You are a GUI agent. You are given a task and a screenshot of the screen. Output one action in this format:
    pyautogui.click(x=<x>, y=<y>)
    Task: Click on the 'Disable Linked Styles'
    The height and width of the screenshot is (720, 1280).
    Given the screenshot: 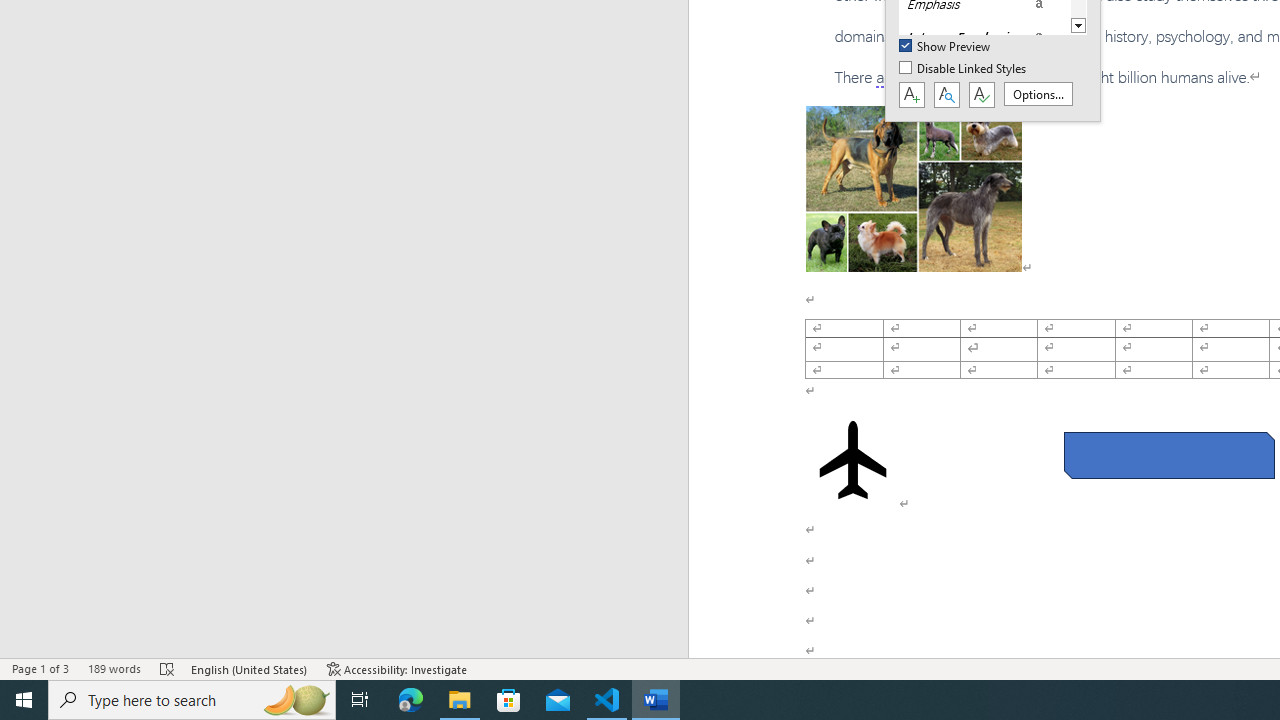 What is the action you would take?
    pyautogui.click(x=964, y=68)
    